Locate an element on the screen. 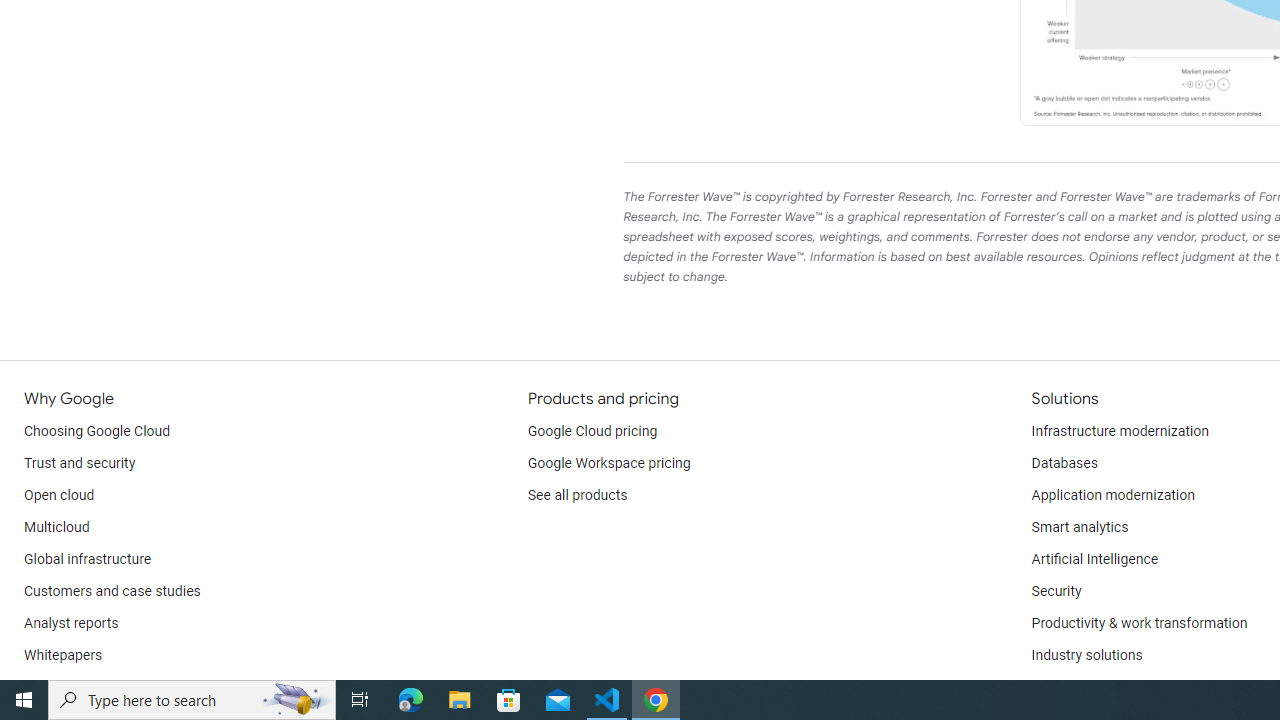  'Customers and case studies' is located at coordinates (111, 590).